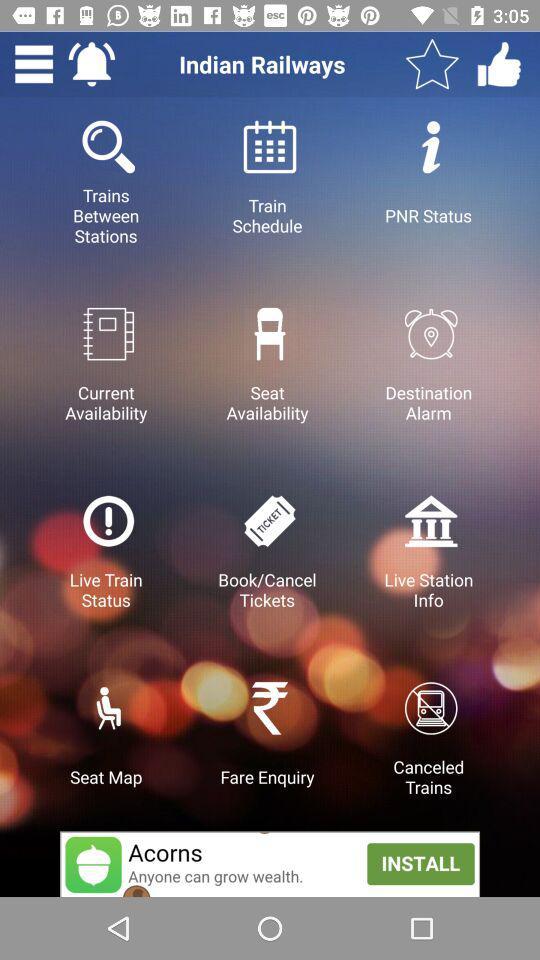 The width and height of the screenshot is (540, 960). I want to click on item below seat map item, so click(270, 863).